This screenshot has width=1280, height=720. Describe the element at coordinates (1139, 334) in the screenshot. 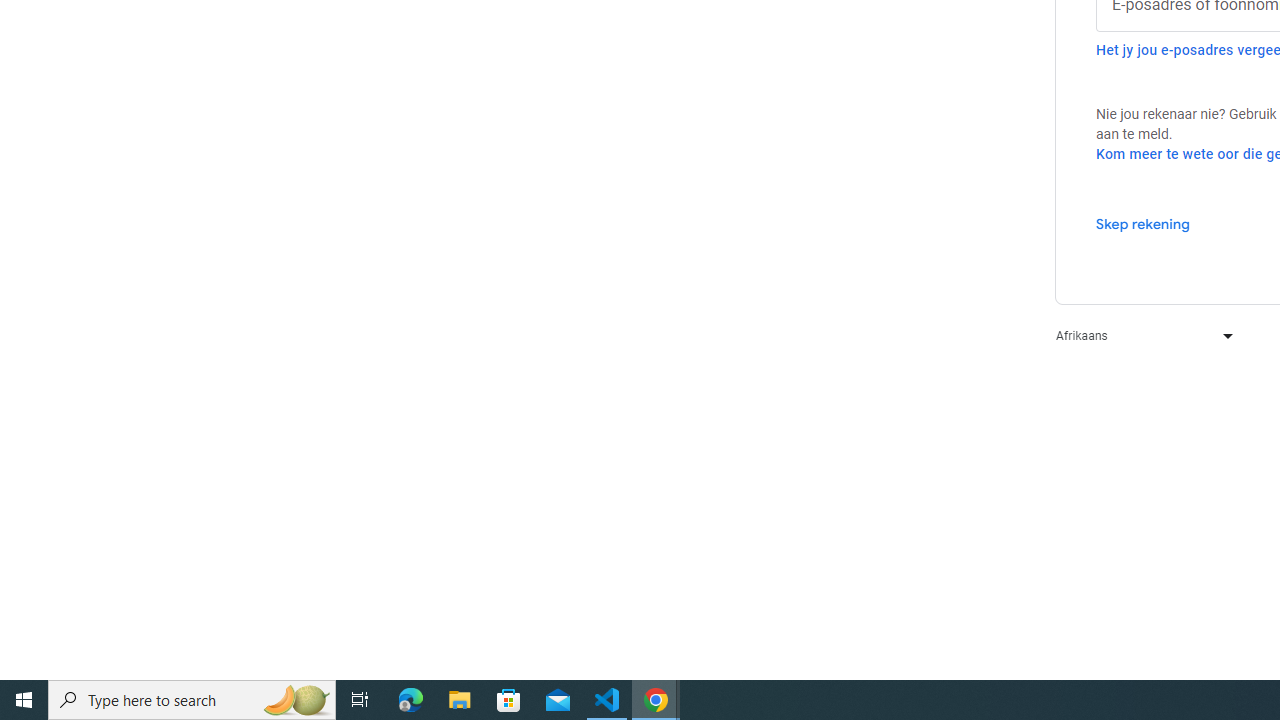

I see `'Afrikaans'` at that location.